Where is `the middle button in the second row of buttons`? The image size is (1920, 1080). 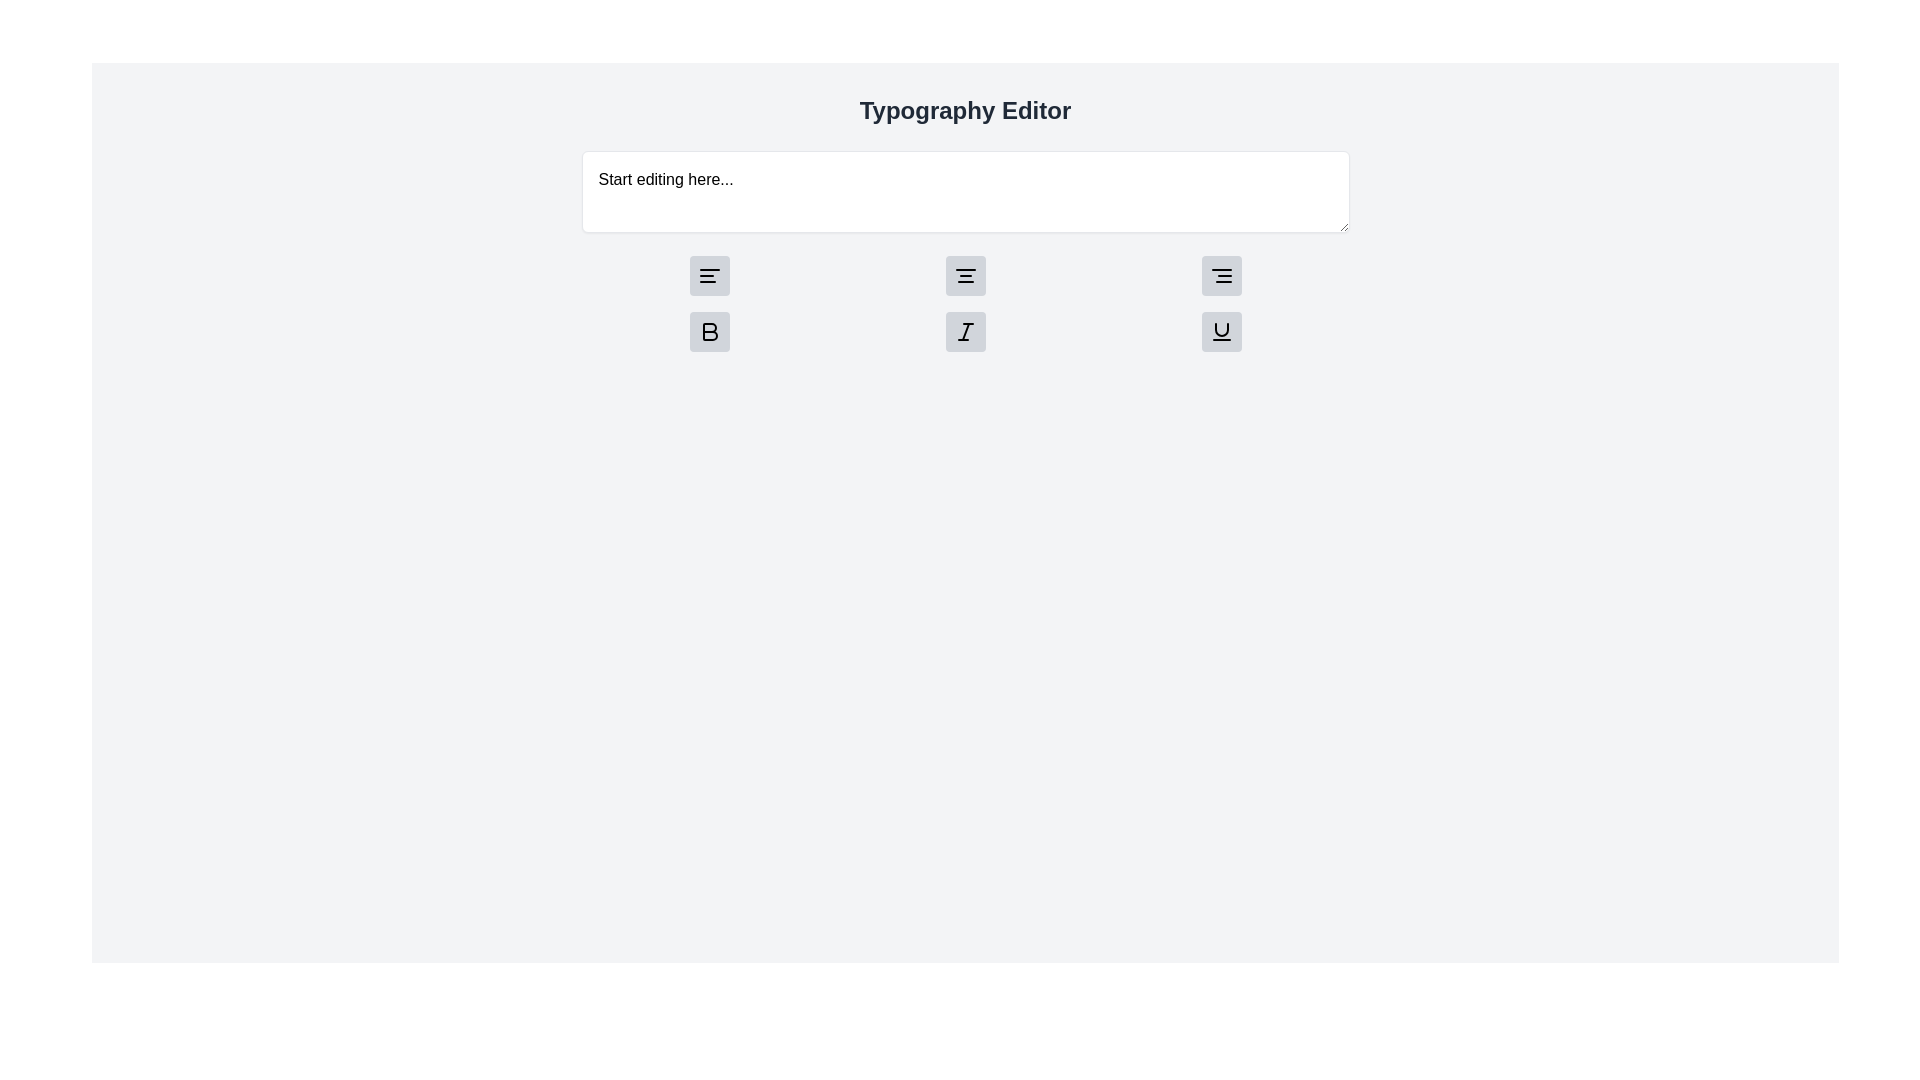 the middle button in the second row of buttons is located at coordinates (965, 330).